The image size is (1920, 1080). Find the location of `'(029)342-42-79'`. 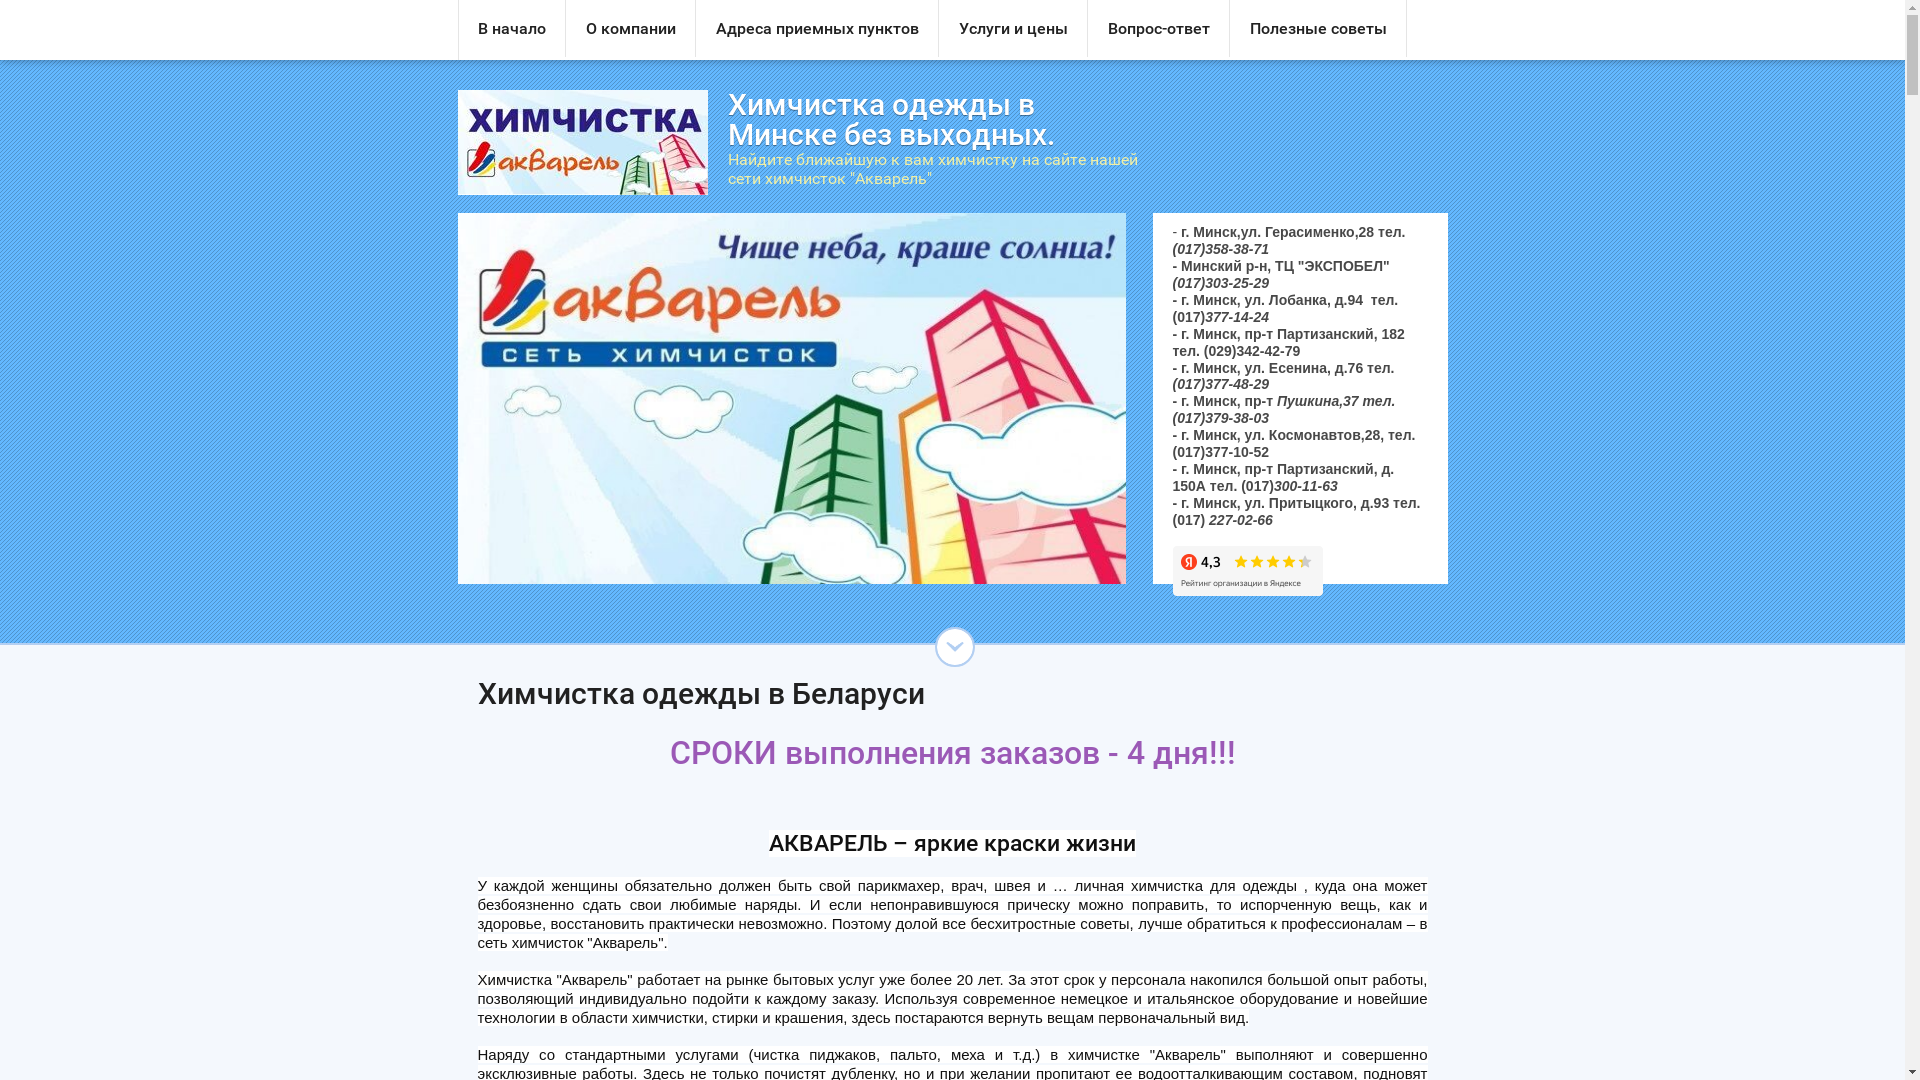

'(029)342-42-79' is located at coordinates (1251, 350).